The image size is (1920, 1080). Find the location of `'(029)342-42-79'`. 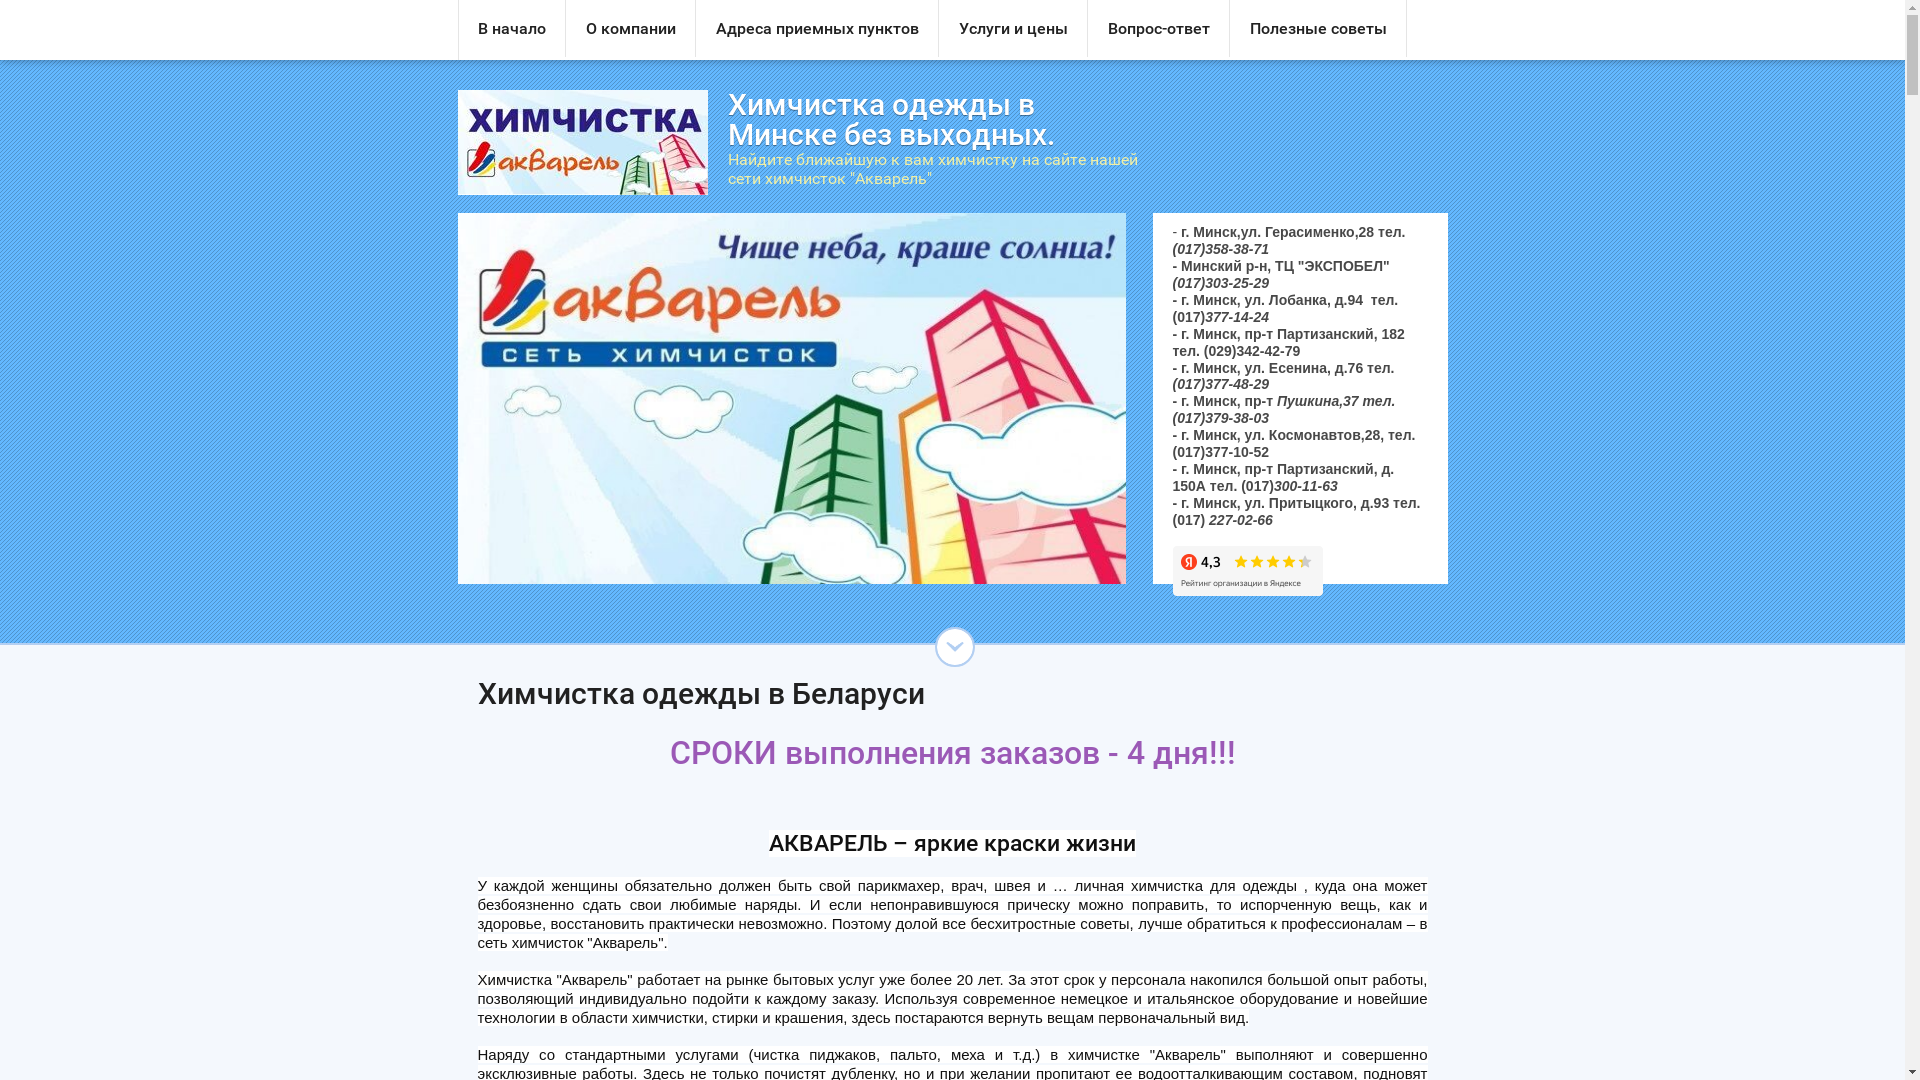

'(029)342-42-79' is located at coordinates (1251, 350).